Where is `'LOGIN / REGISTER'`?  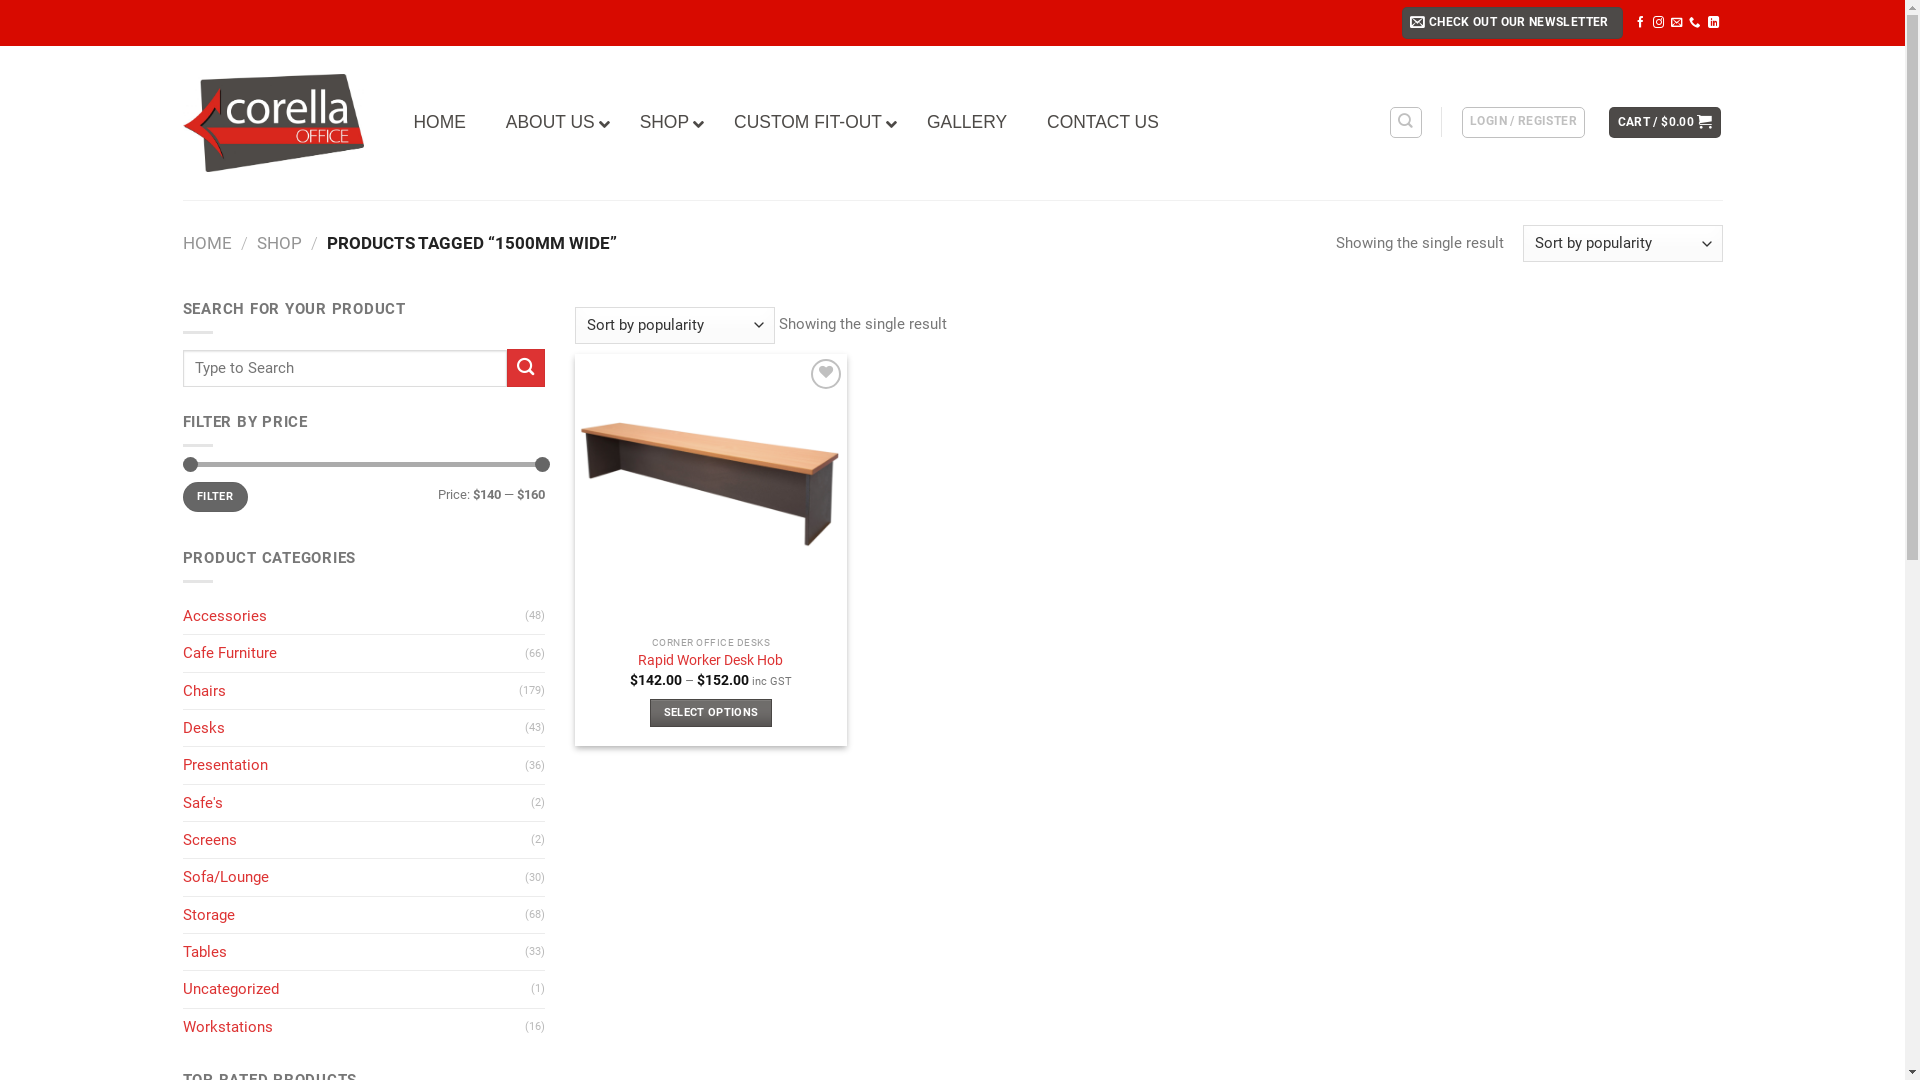 'LOGIN / REGISTER' is located at coordinates (1462, 122).